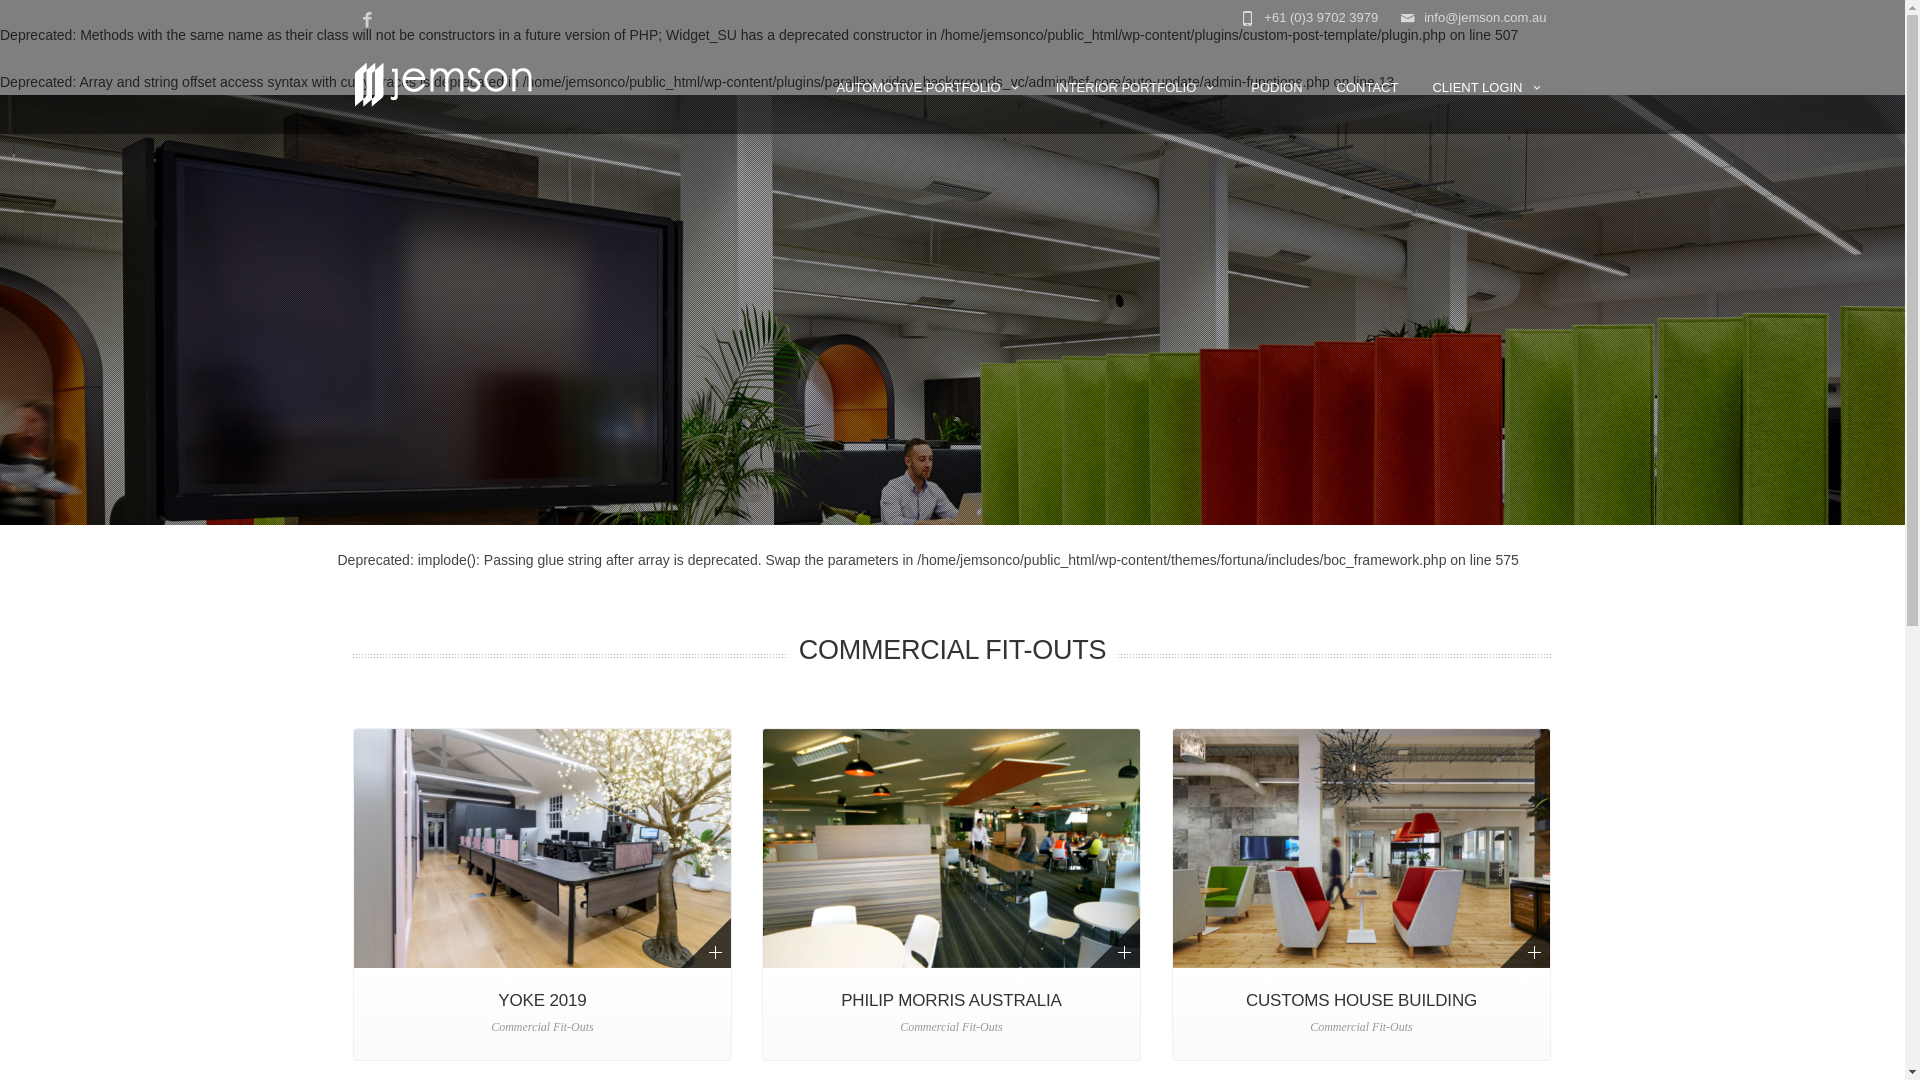 Image resolution: width=1920 pixels, height=1080 pixels. What do you see at coordinates (761, 893) in the screenshot?
I see `'PHILIP MORRIS AUSTRALIA` at bounding box center [761, 893].